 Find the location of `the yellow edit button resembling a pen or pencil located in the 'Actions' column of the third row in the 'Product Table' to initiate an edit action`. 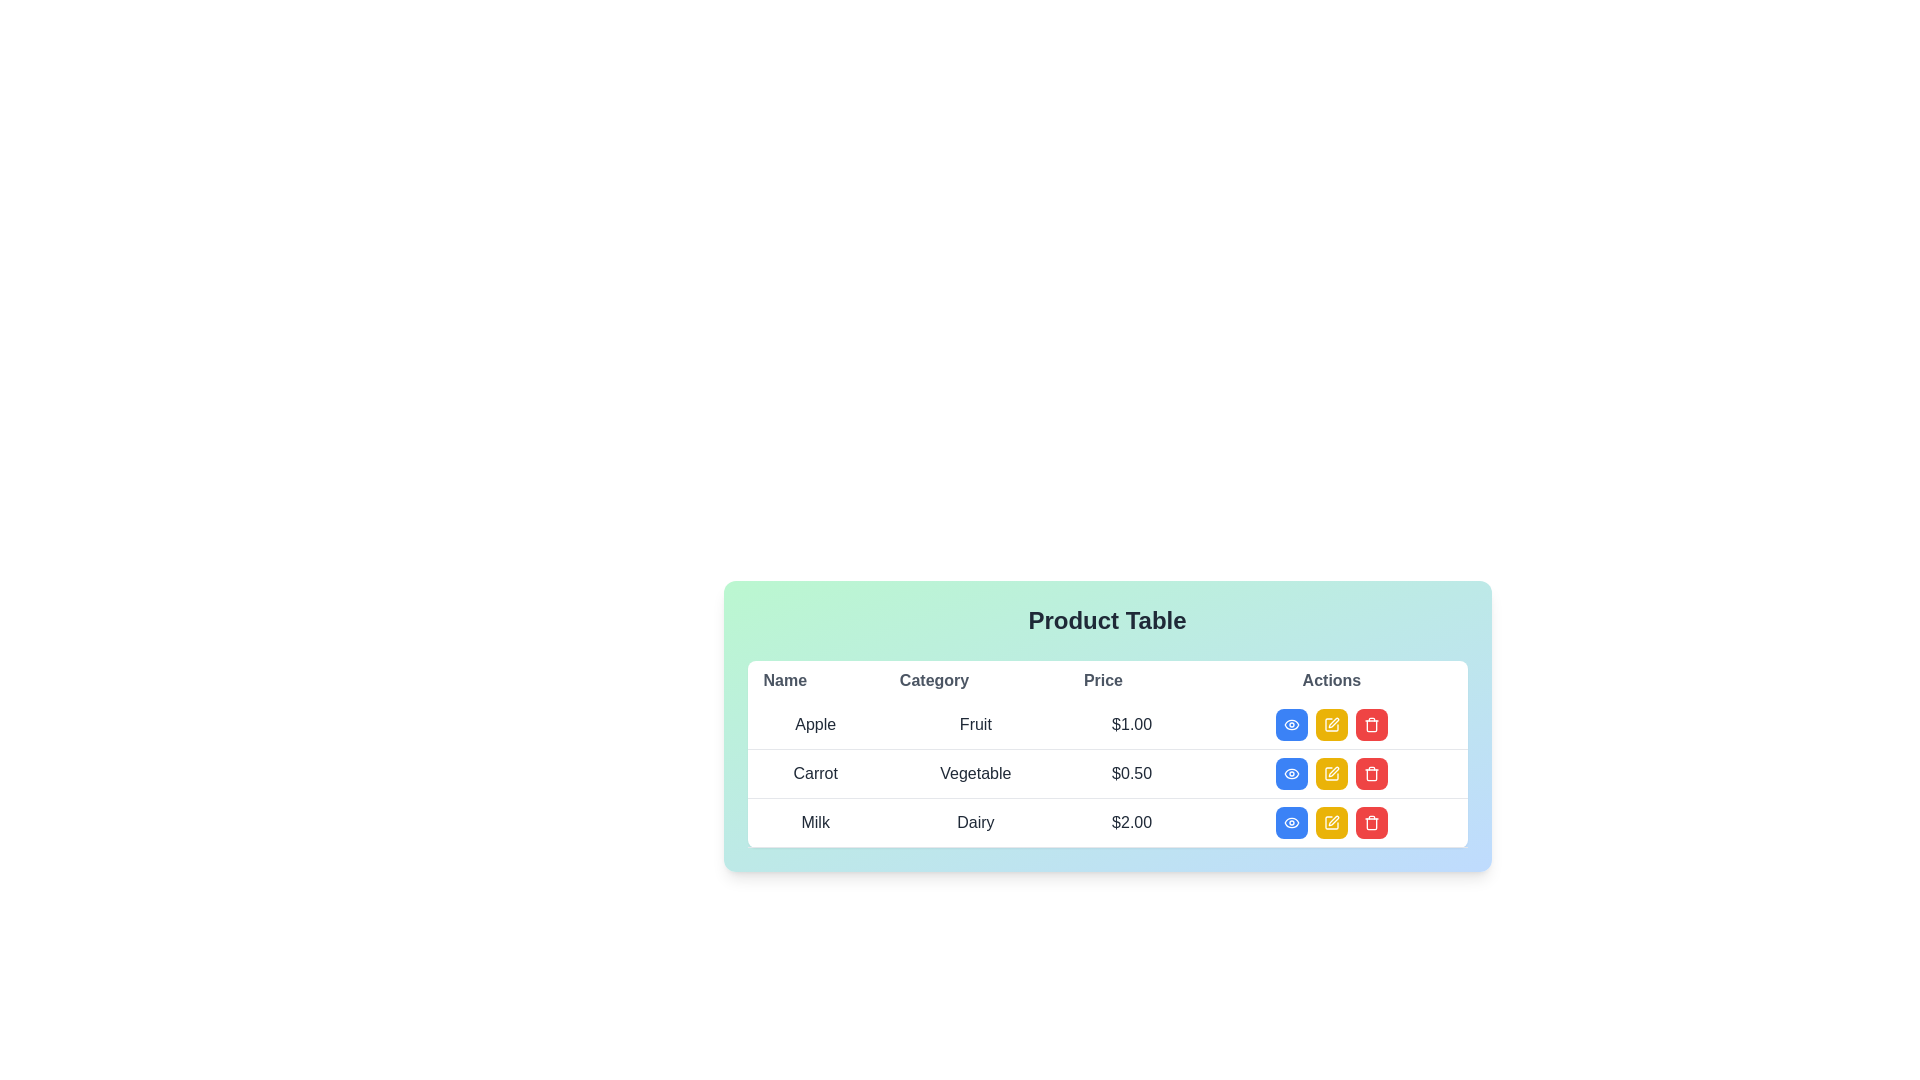

the yellow edit button resembling a pen or pencil located in the 'Actions' column of the third row in the 'Product Table' to initiate an edit action is located at coordinates (1330, 822).